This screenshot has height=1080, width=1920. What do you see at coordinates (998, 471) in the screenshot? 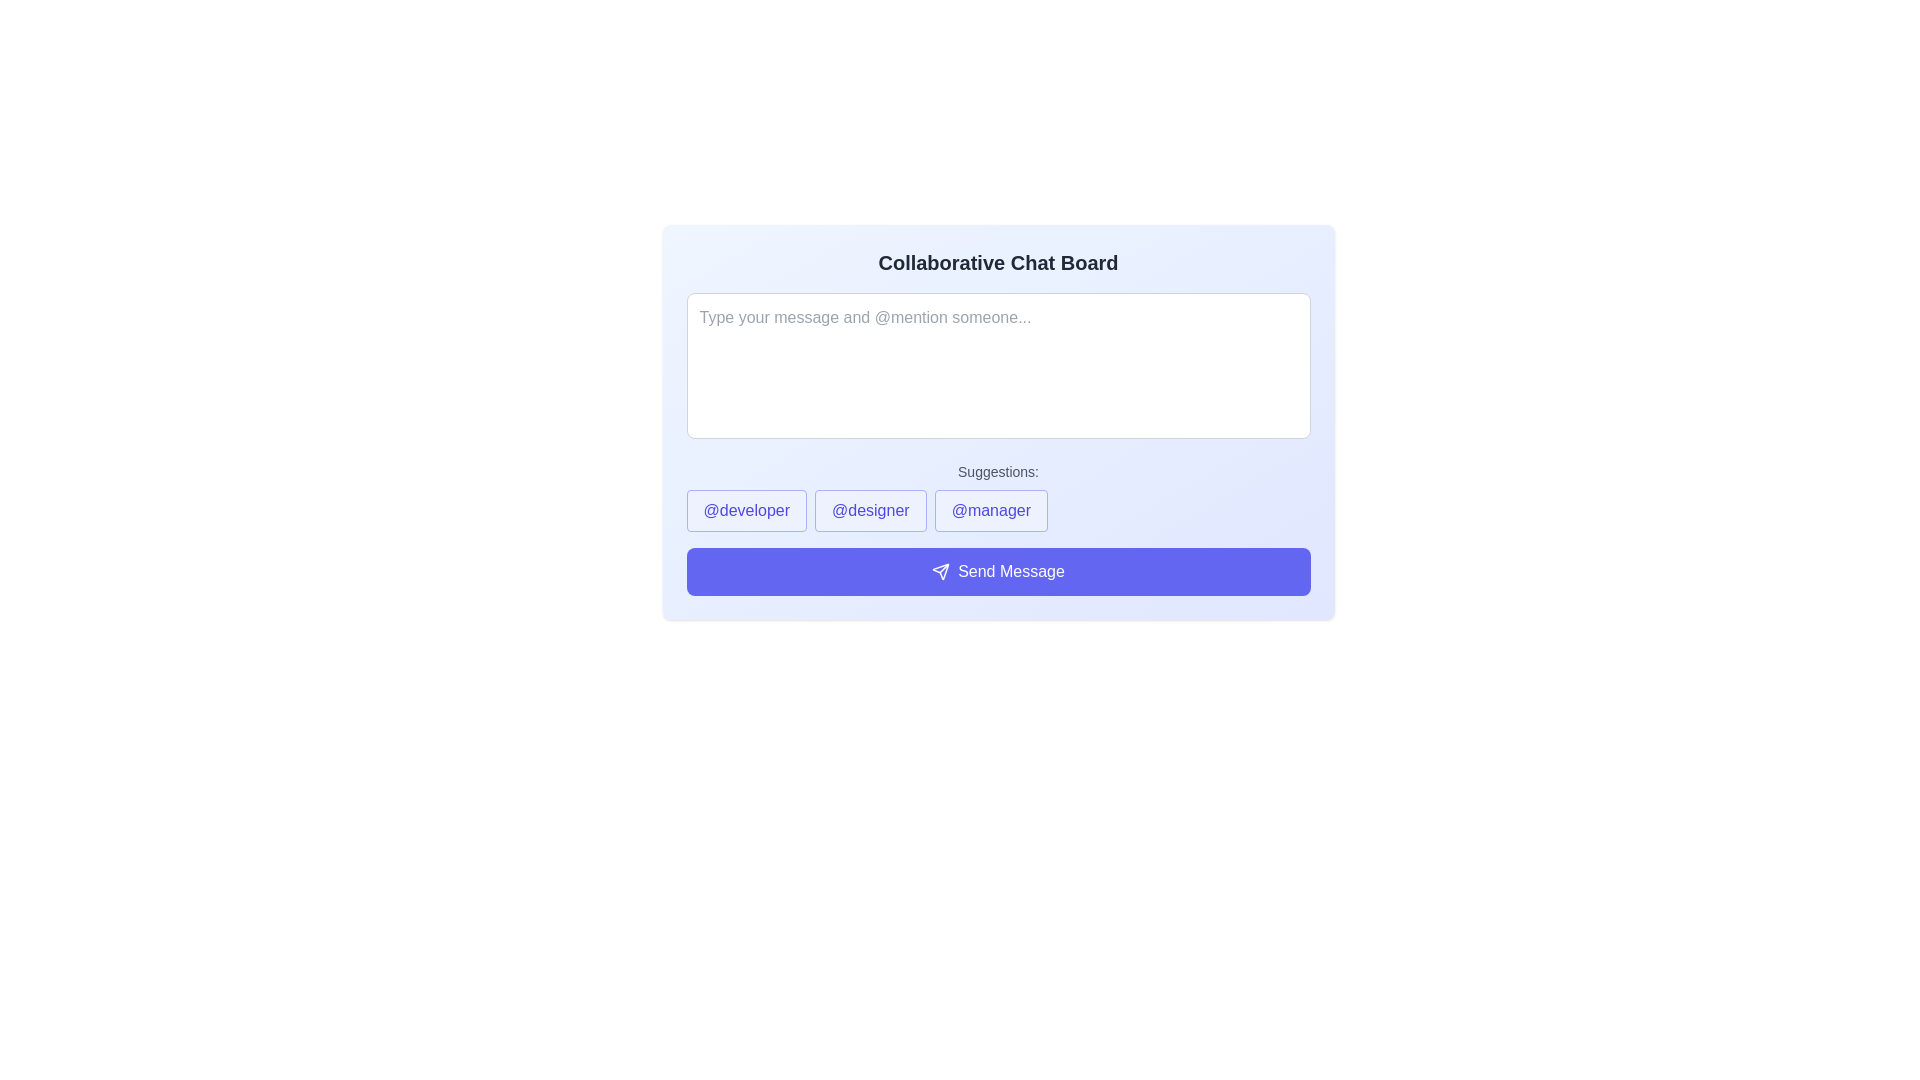
I see `the static text label located below the large text input area and above the interactive buttons '@developer', '@designer', and '@manager'. This label indicates the purpose of the options displayed below it` at bounding box center [998, 471].